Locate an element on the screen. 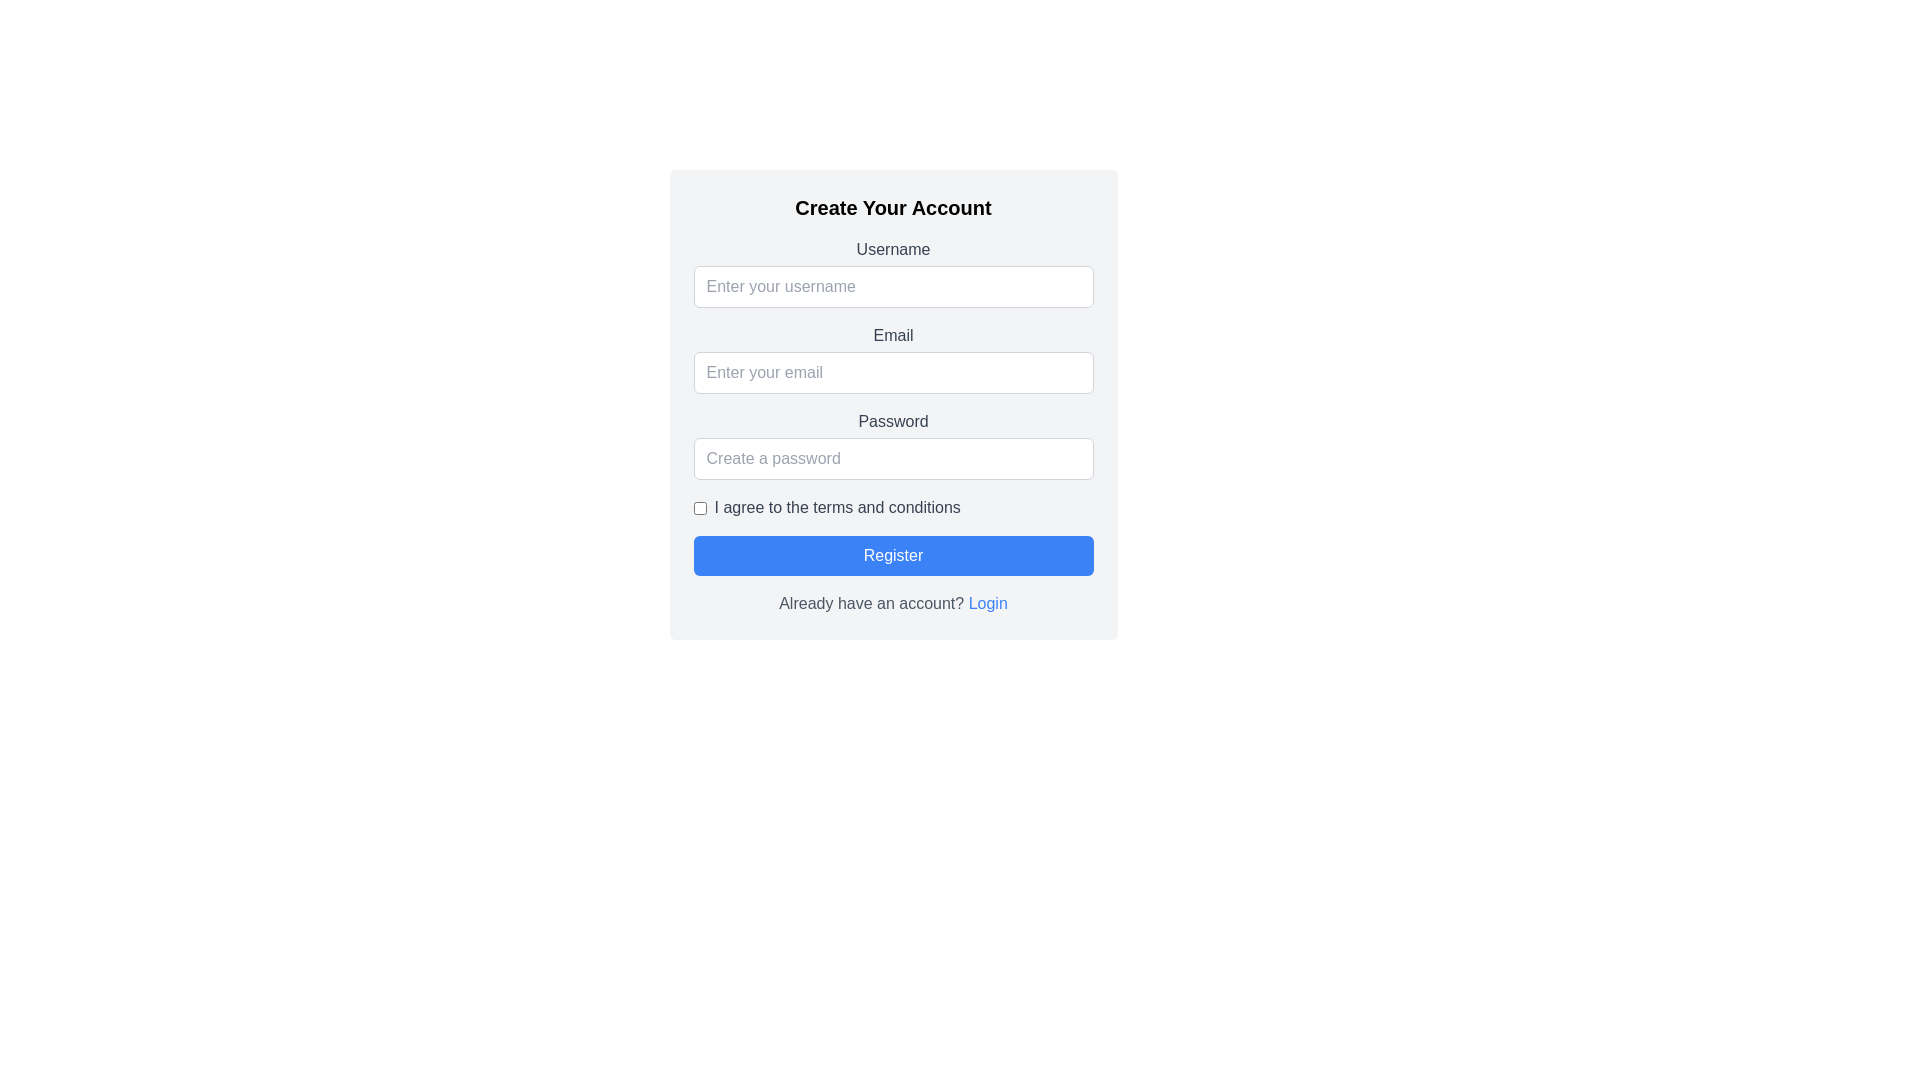  text with the interactive link that provides guidance for users who want to log in instead of creating a new account, located below the 'Register' button is located at coordinates (892, 603).